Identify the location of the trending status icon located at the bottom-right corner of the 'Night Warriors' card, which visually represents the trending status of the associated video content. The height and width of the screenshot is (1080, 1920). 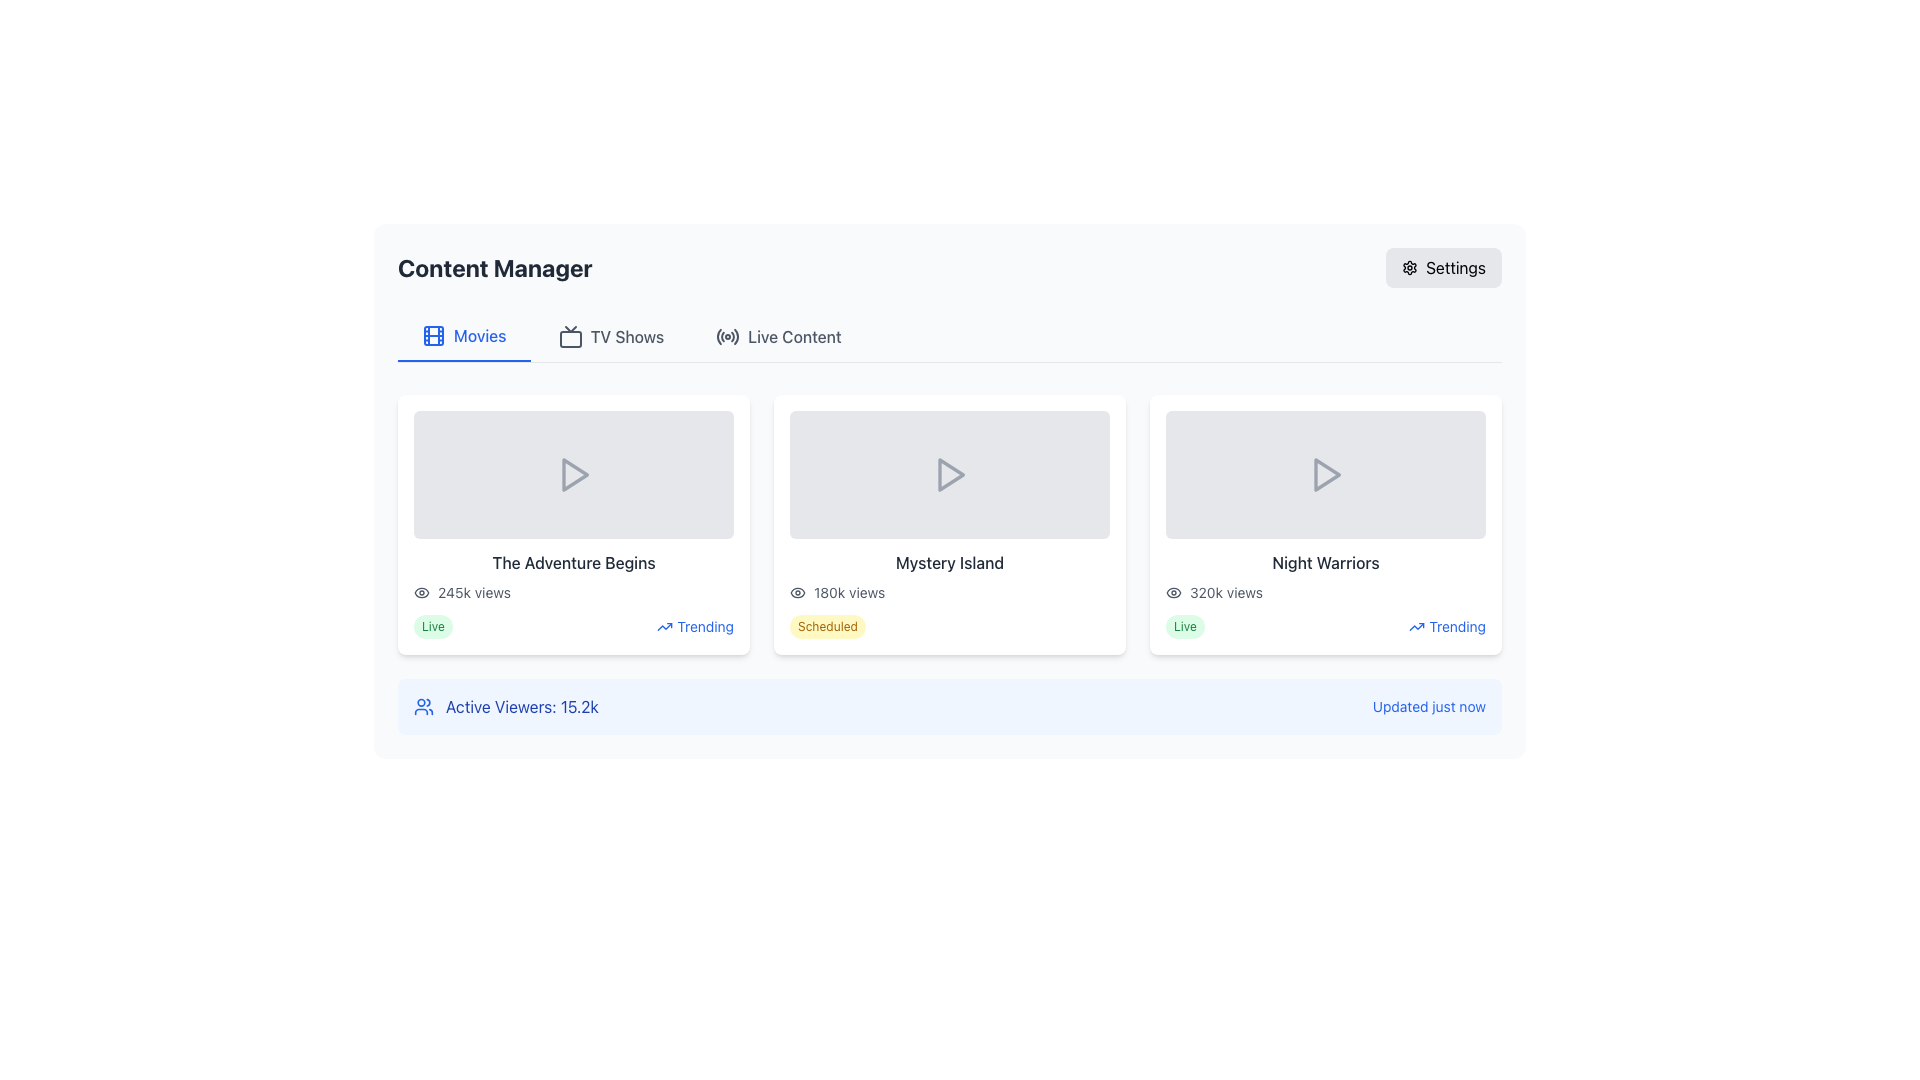
(1416, 626).